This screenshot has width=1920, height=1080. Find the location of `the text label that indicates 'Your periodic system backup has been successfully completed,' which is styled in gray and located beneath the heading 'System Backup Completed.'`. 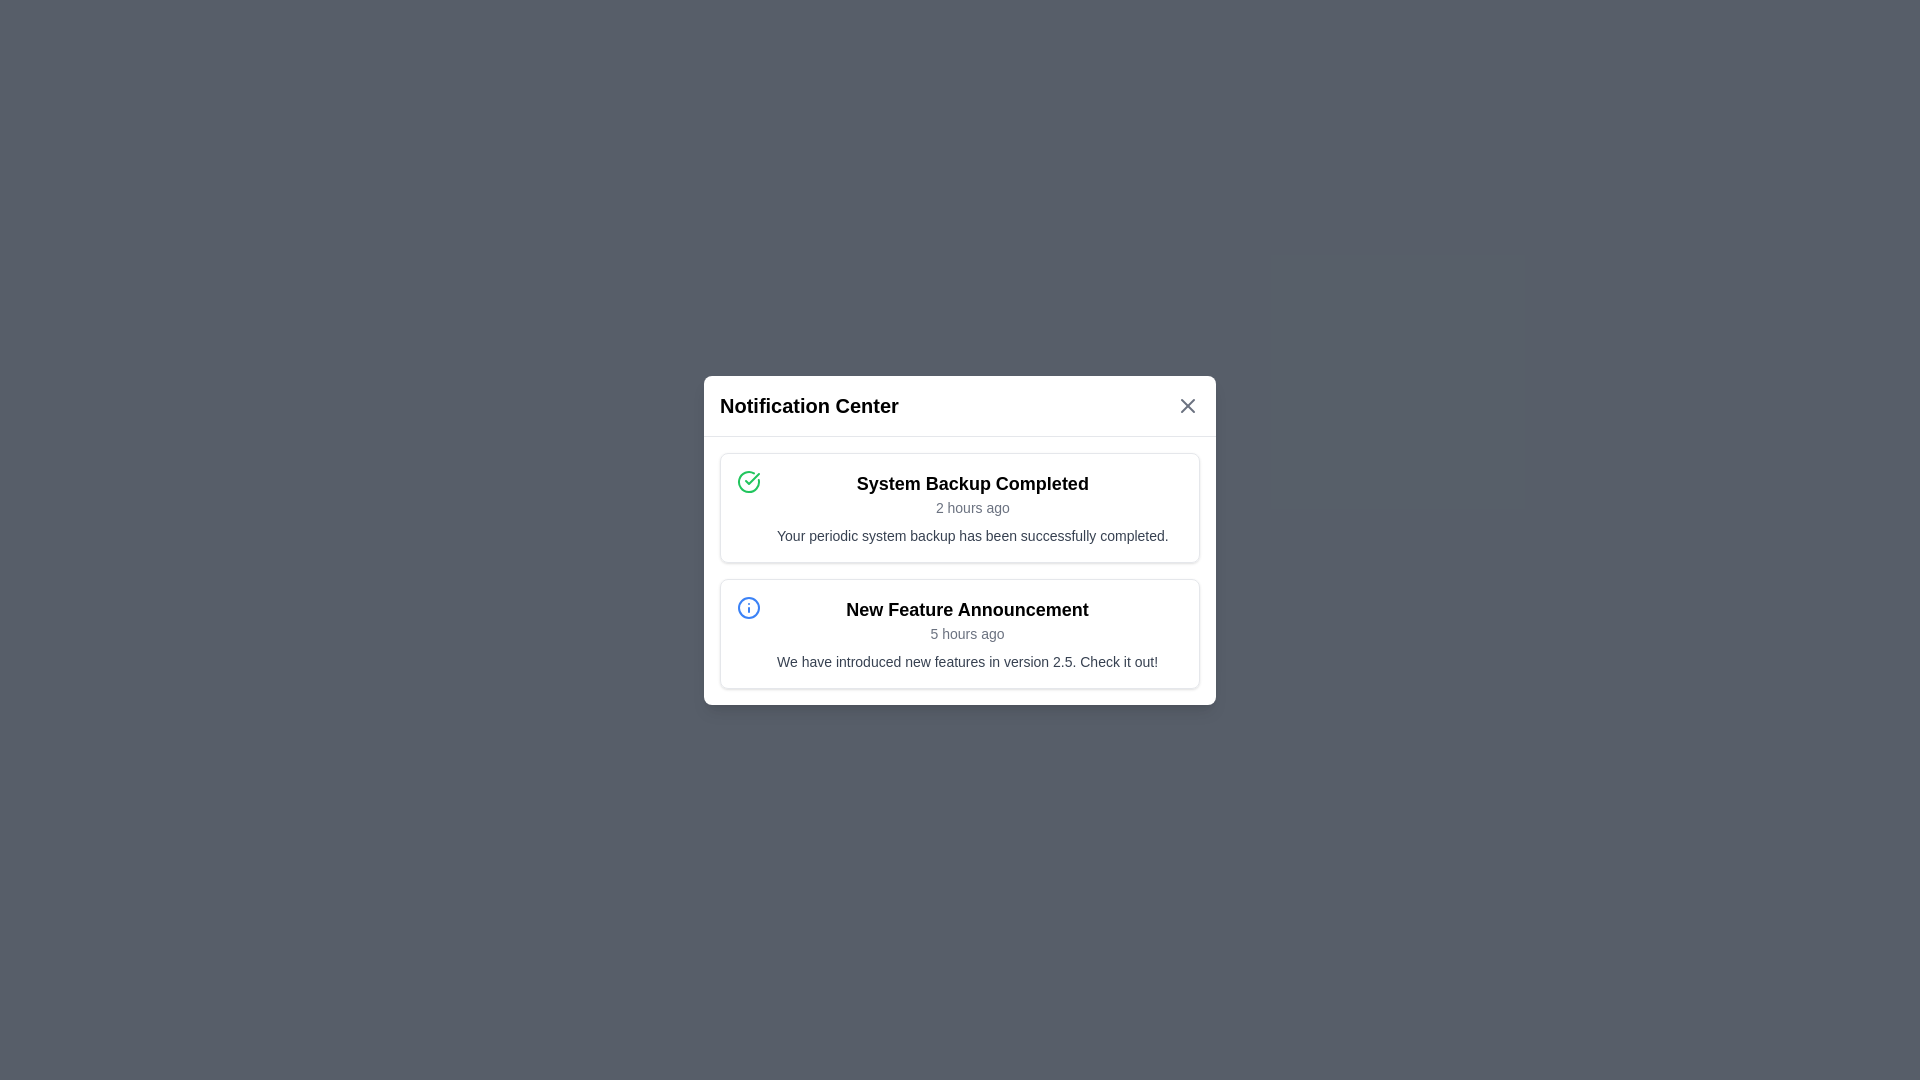

the text label that indicates 'Your periodic system backup has been successfully completed,' which is styled in gray and located beneath the heading 'System Backup Completed.' is located at coordinates (972, 534).